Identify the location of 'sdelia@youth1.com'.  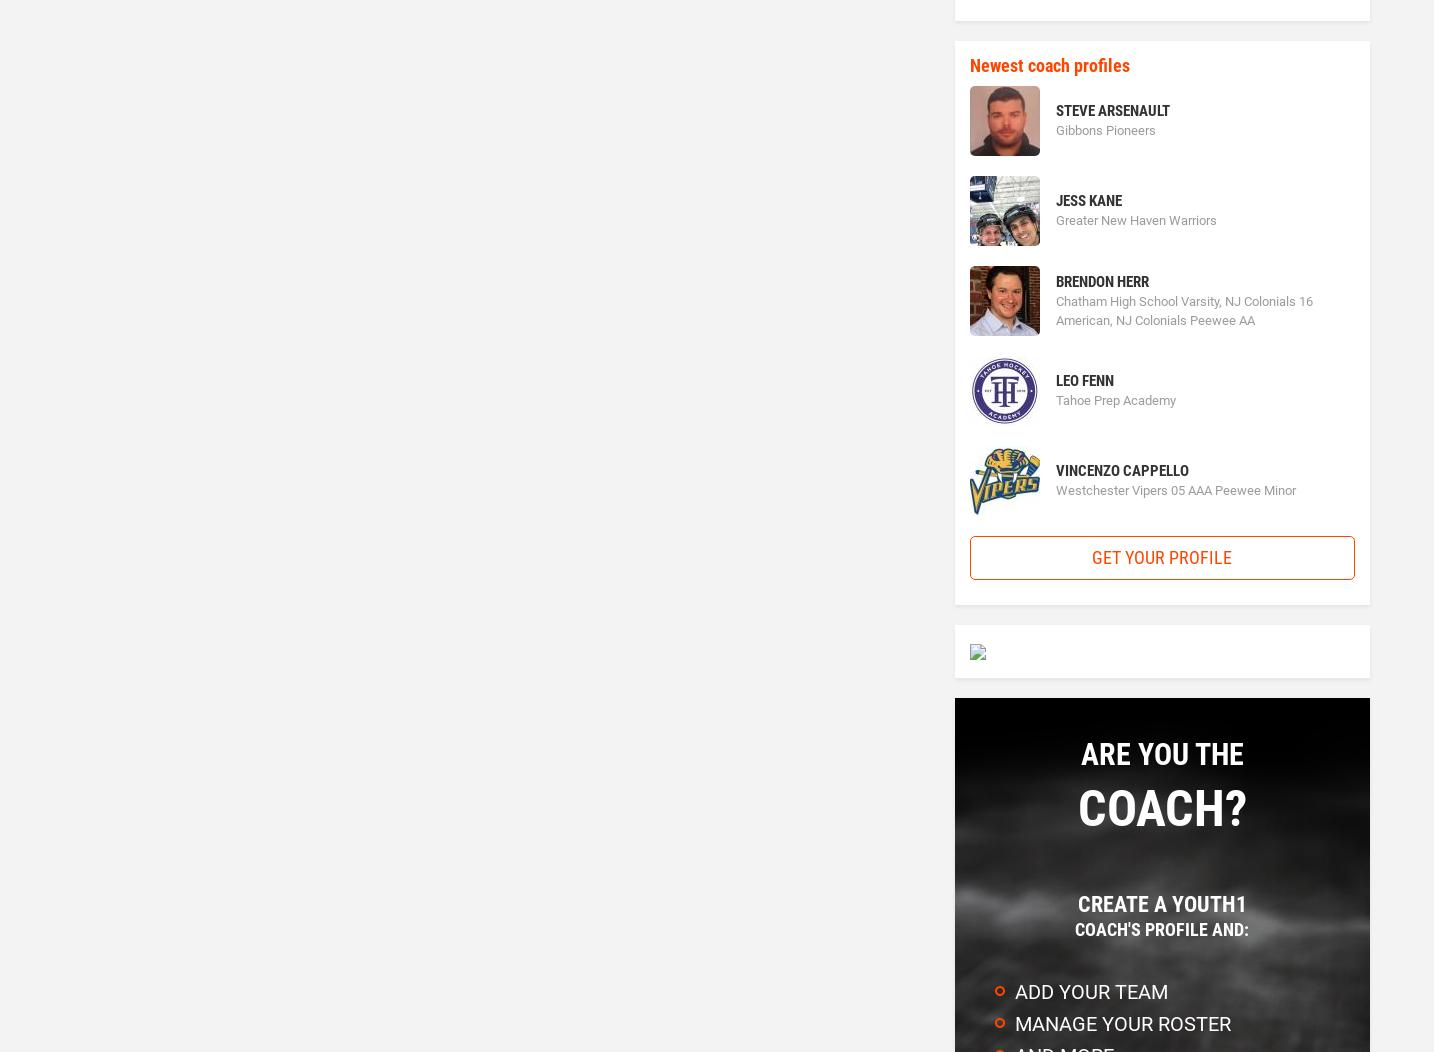
(839, 203).